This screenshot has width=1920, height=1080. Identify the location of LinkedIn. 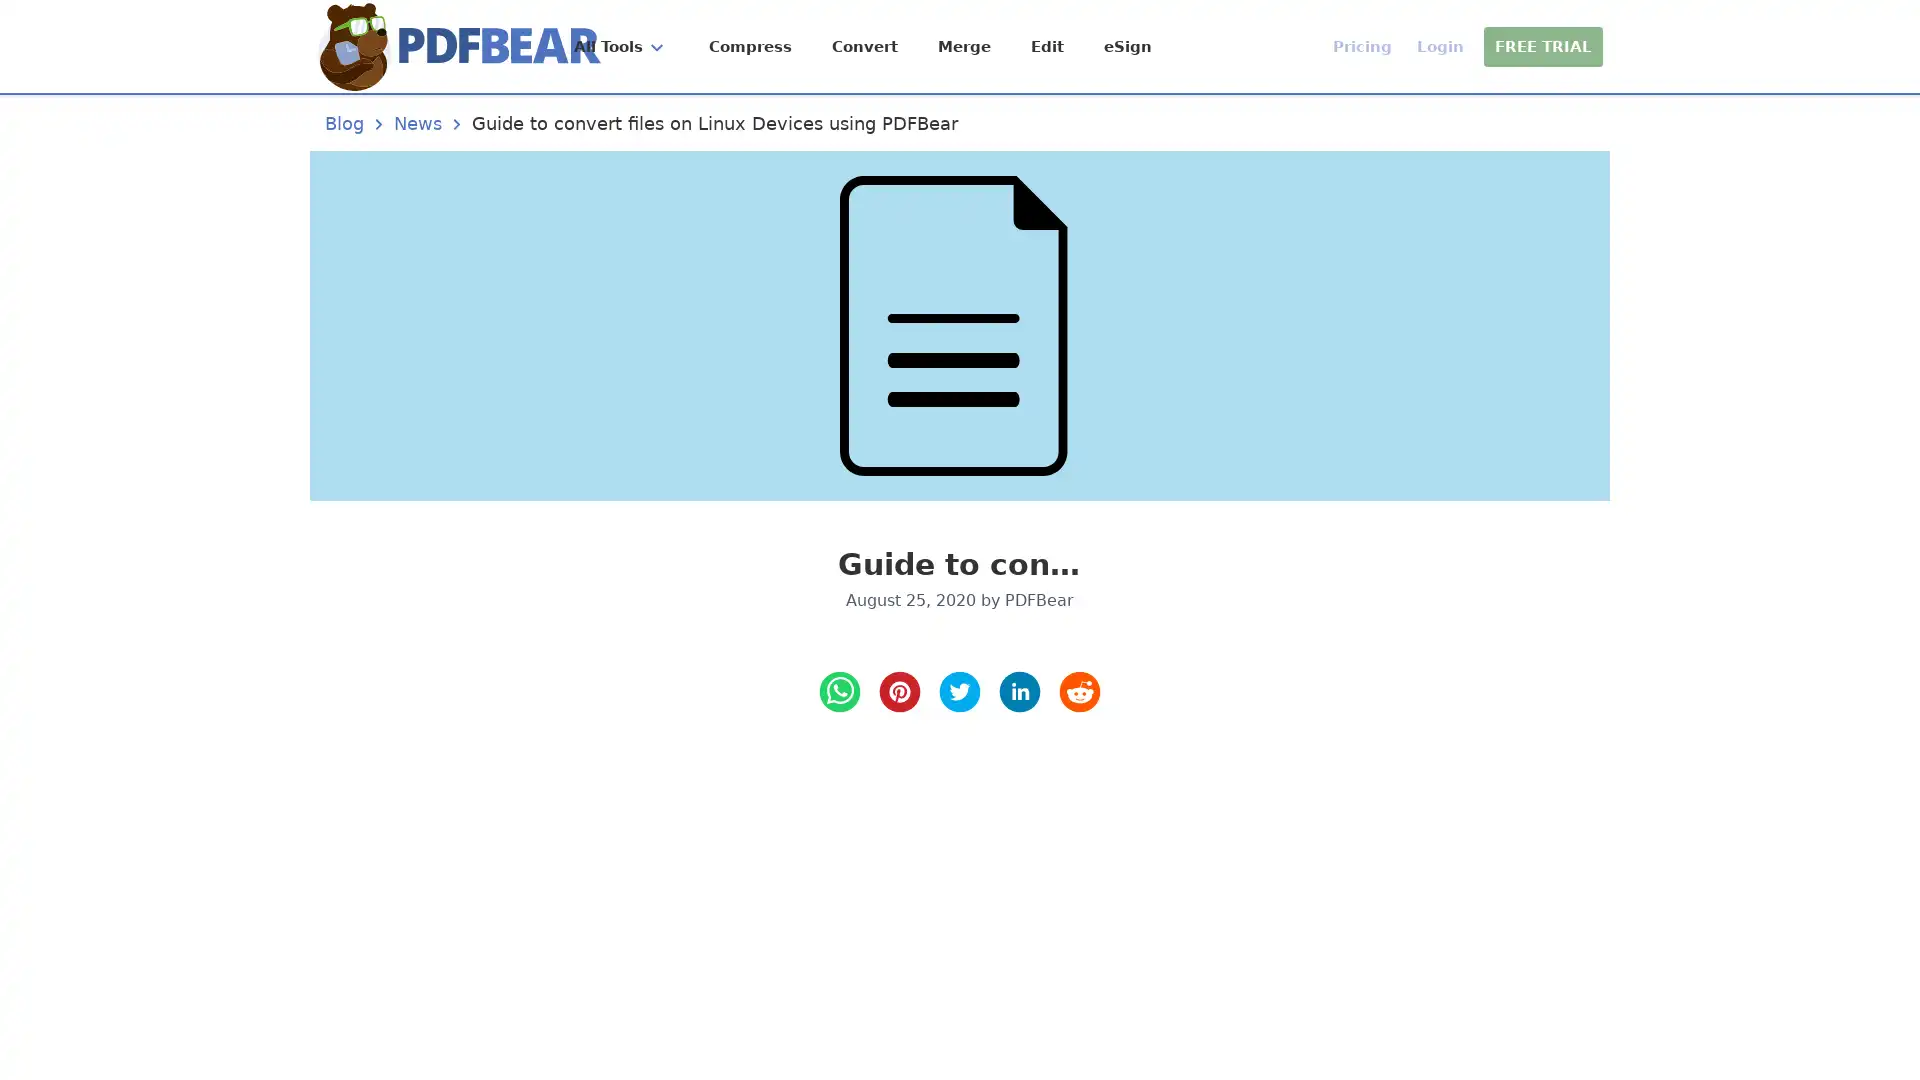
(1019, 690).